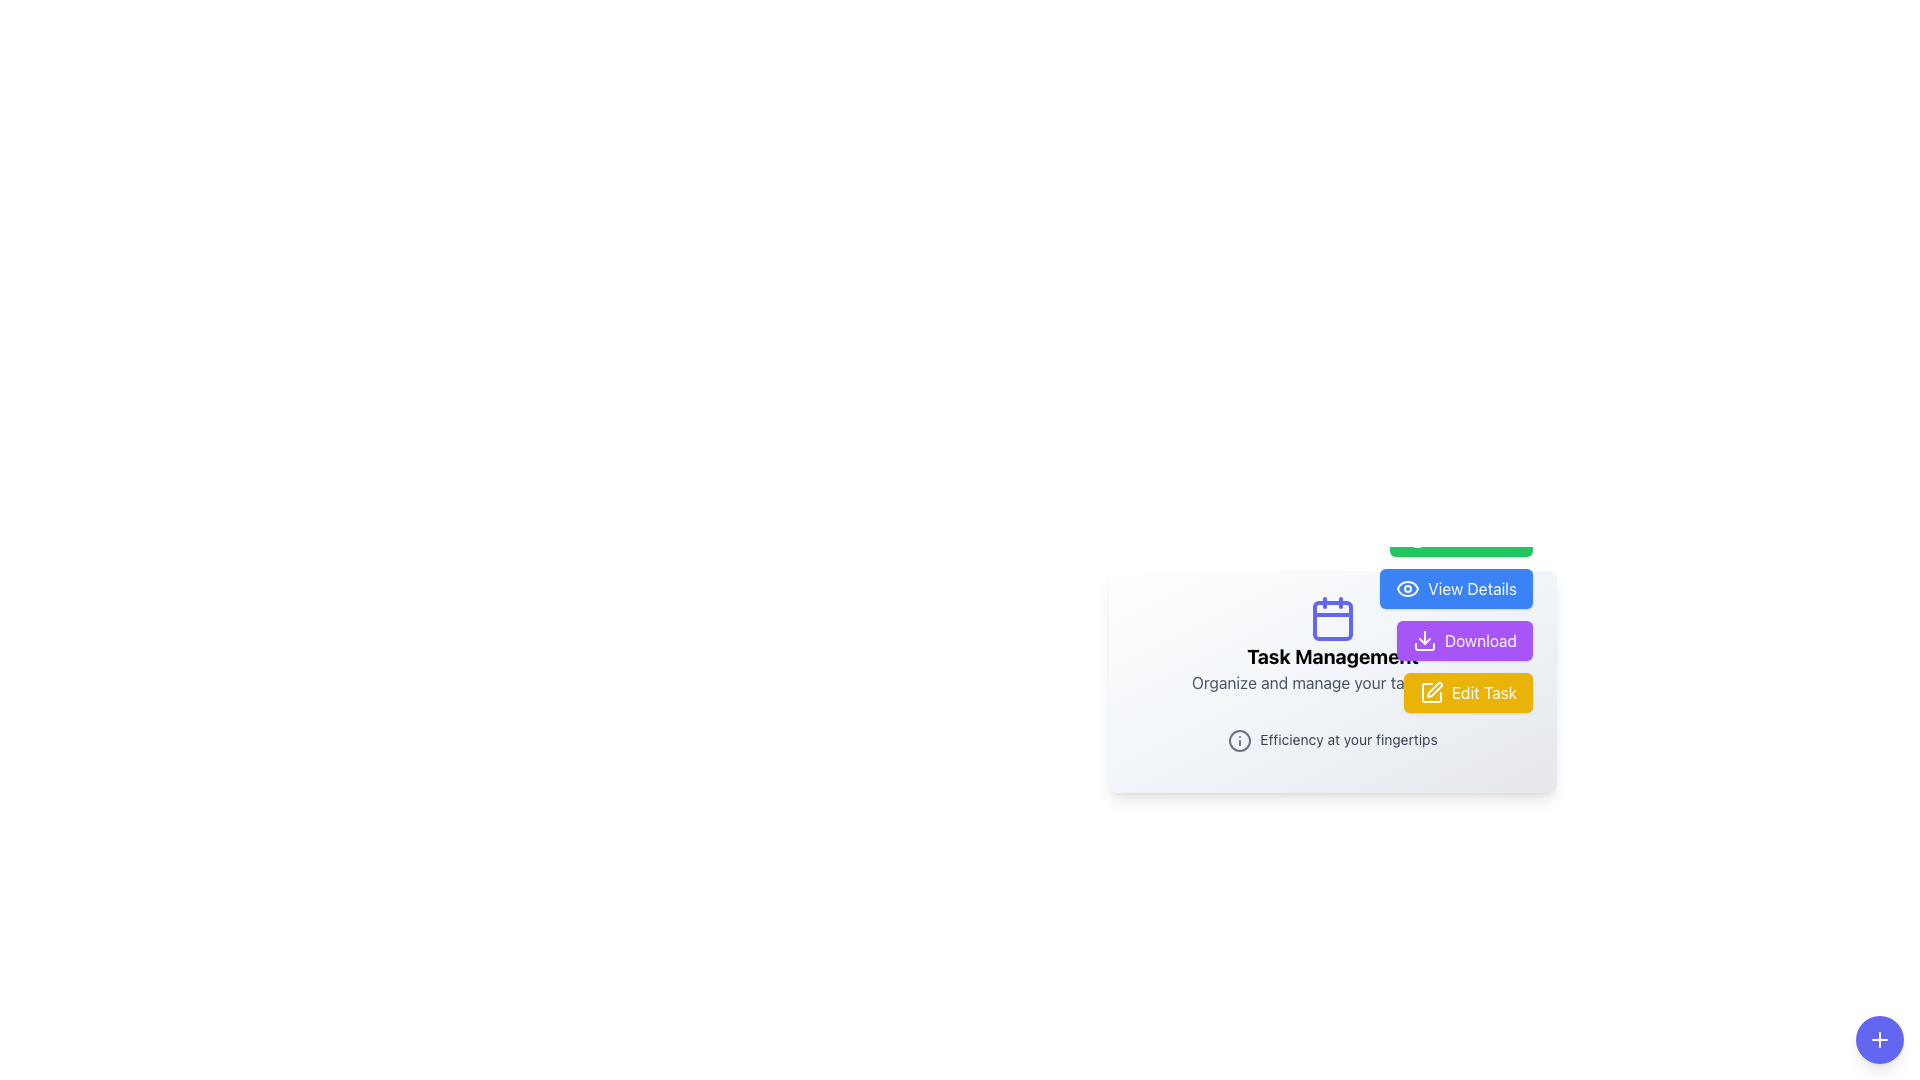  Describe the element at coordinates (1417, 535) in the screenshot. I see `the circular arc element that is part of an icon or graphical representation, located in the upper-left section of a circular design above the task management card` at that location.